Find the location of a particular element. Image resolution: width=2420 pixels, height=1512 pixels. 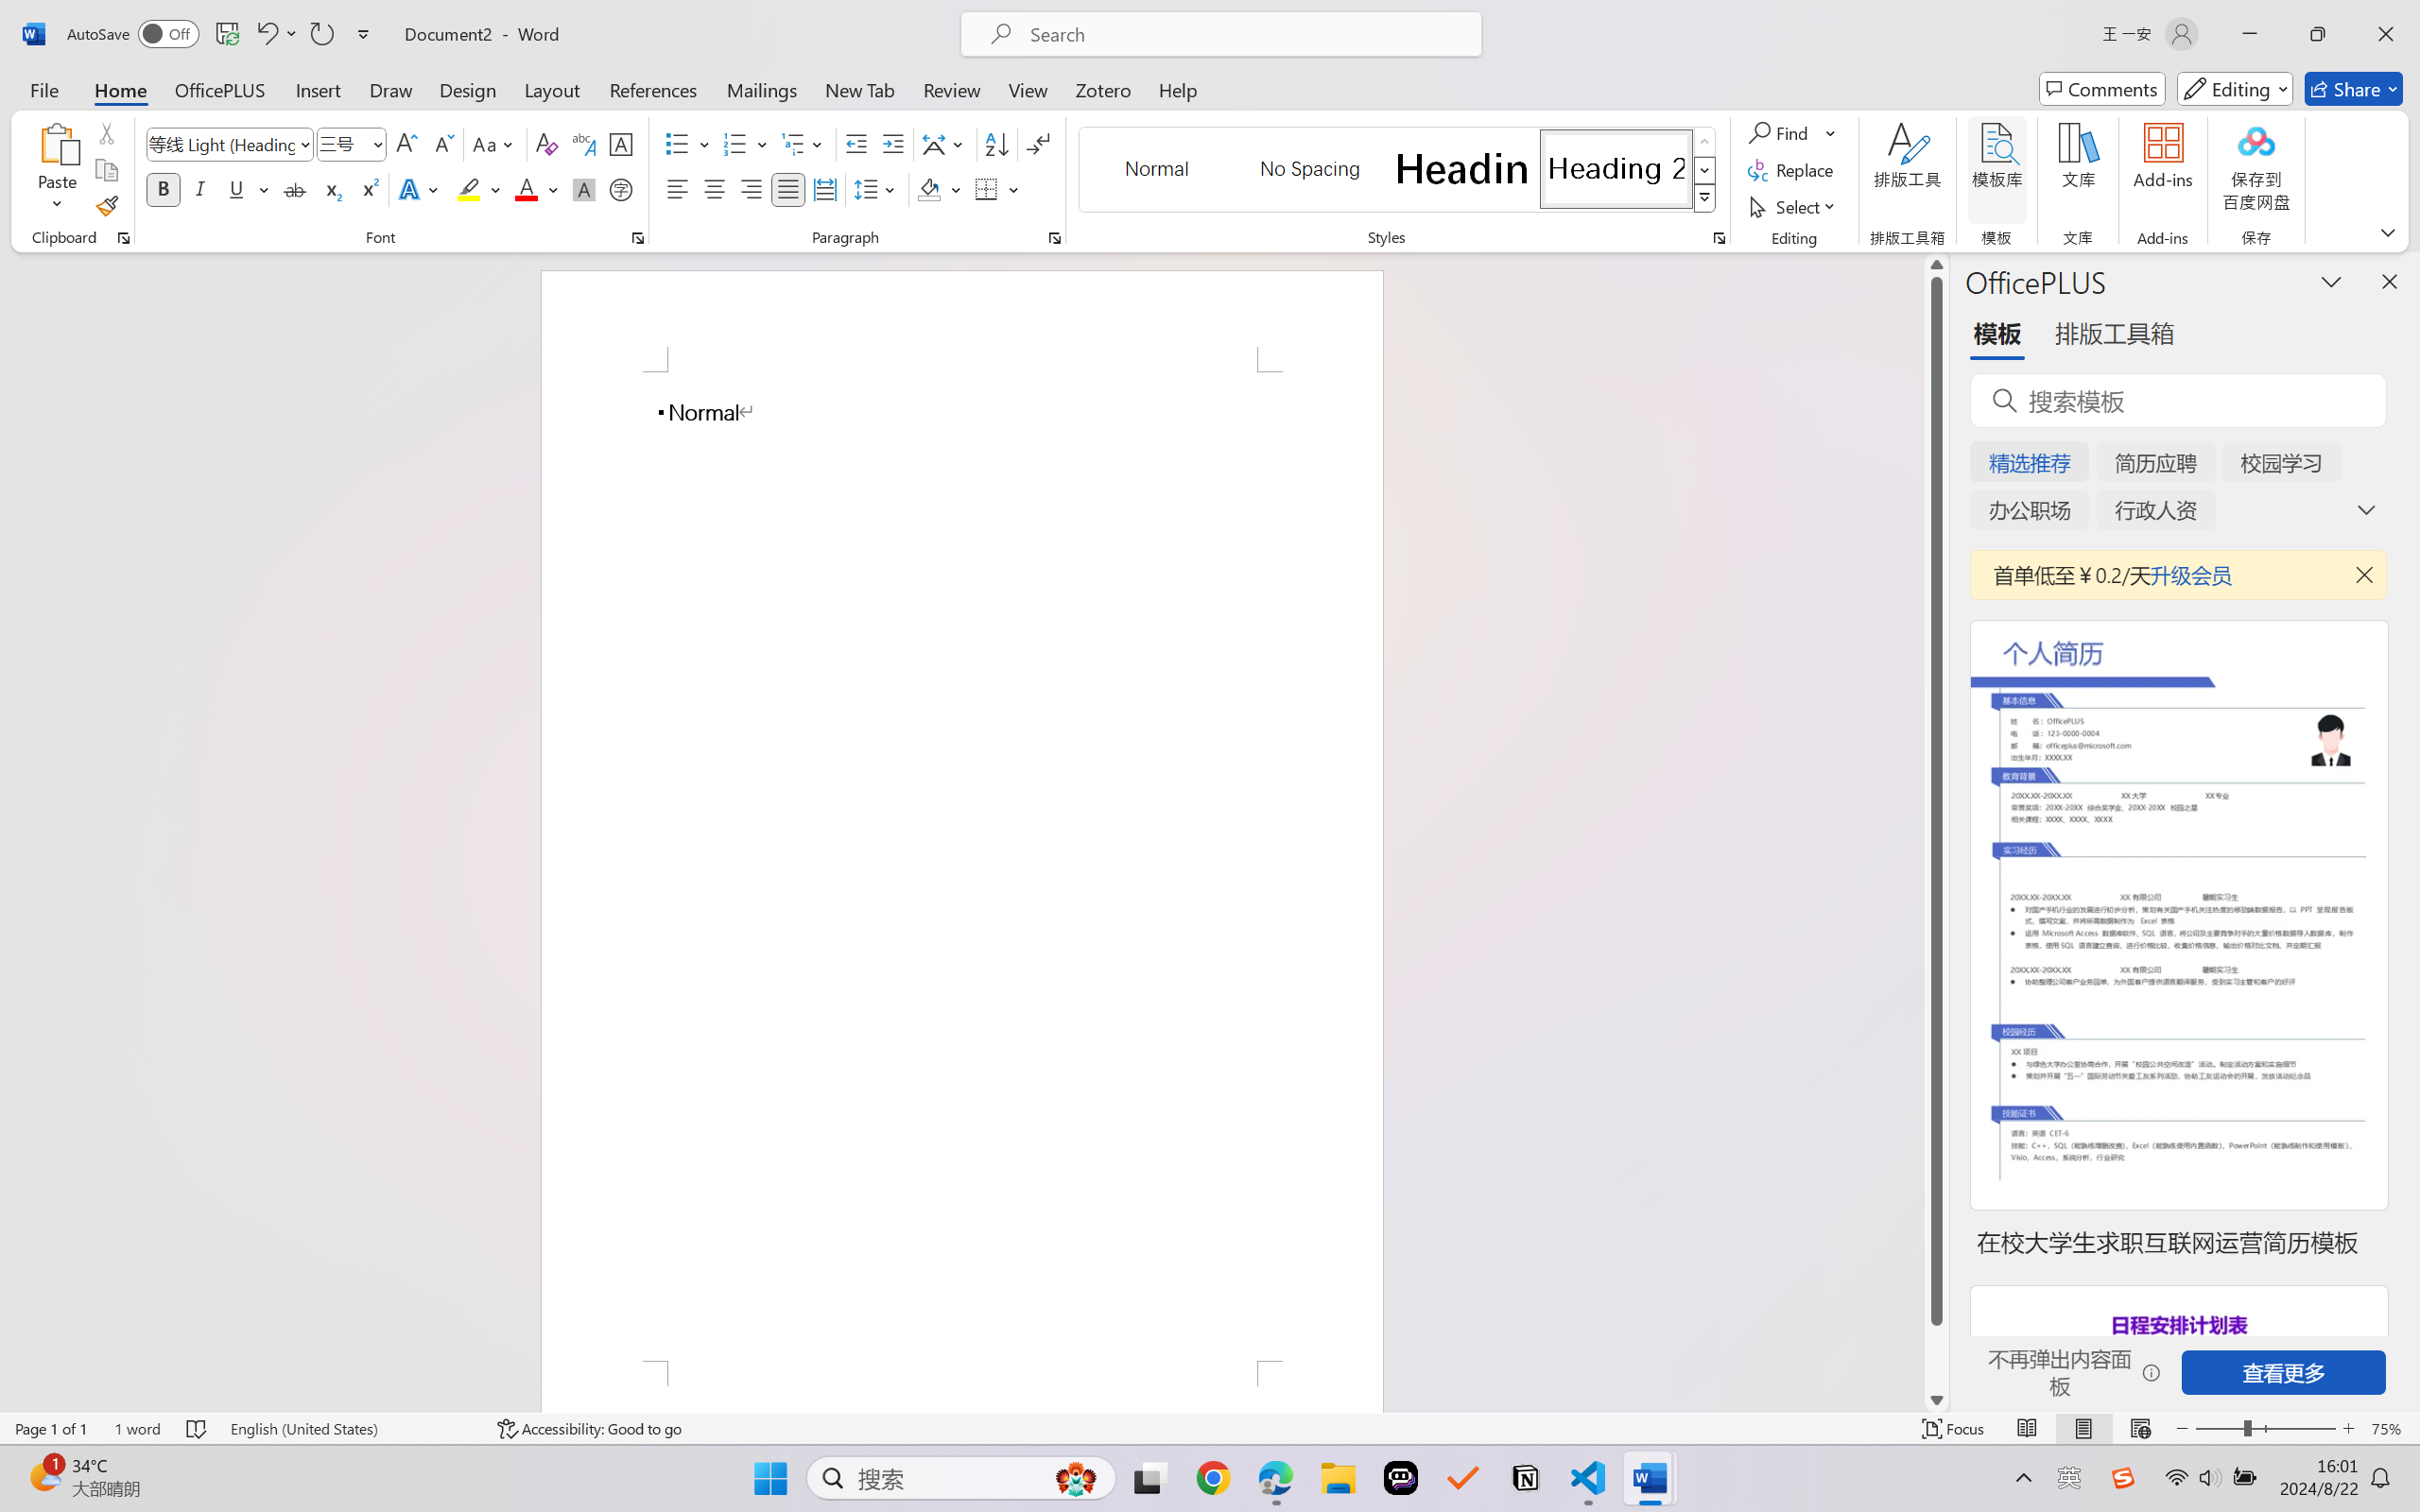

'Word Count 1 word' is located at coordinates (137, 1428).